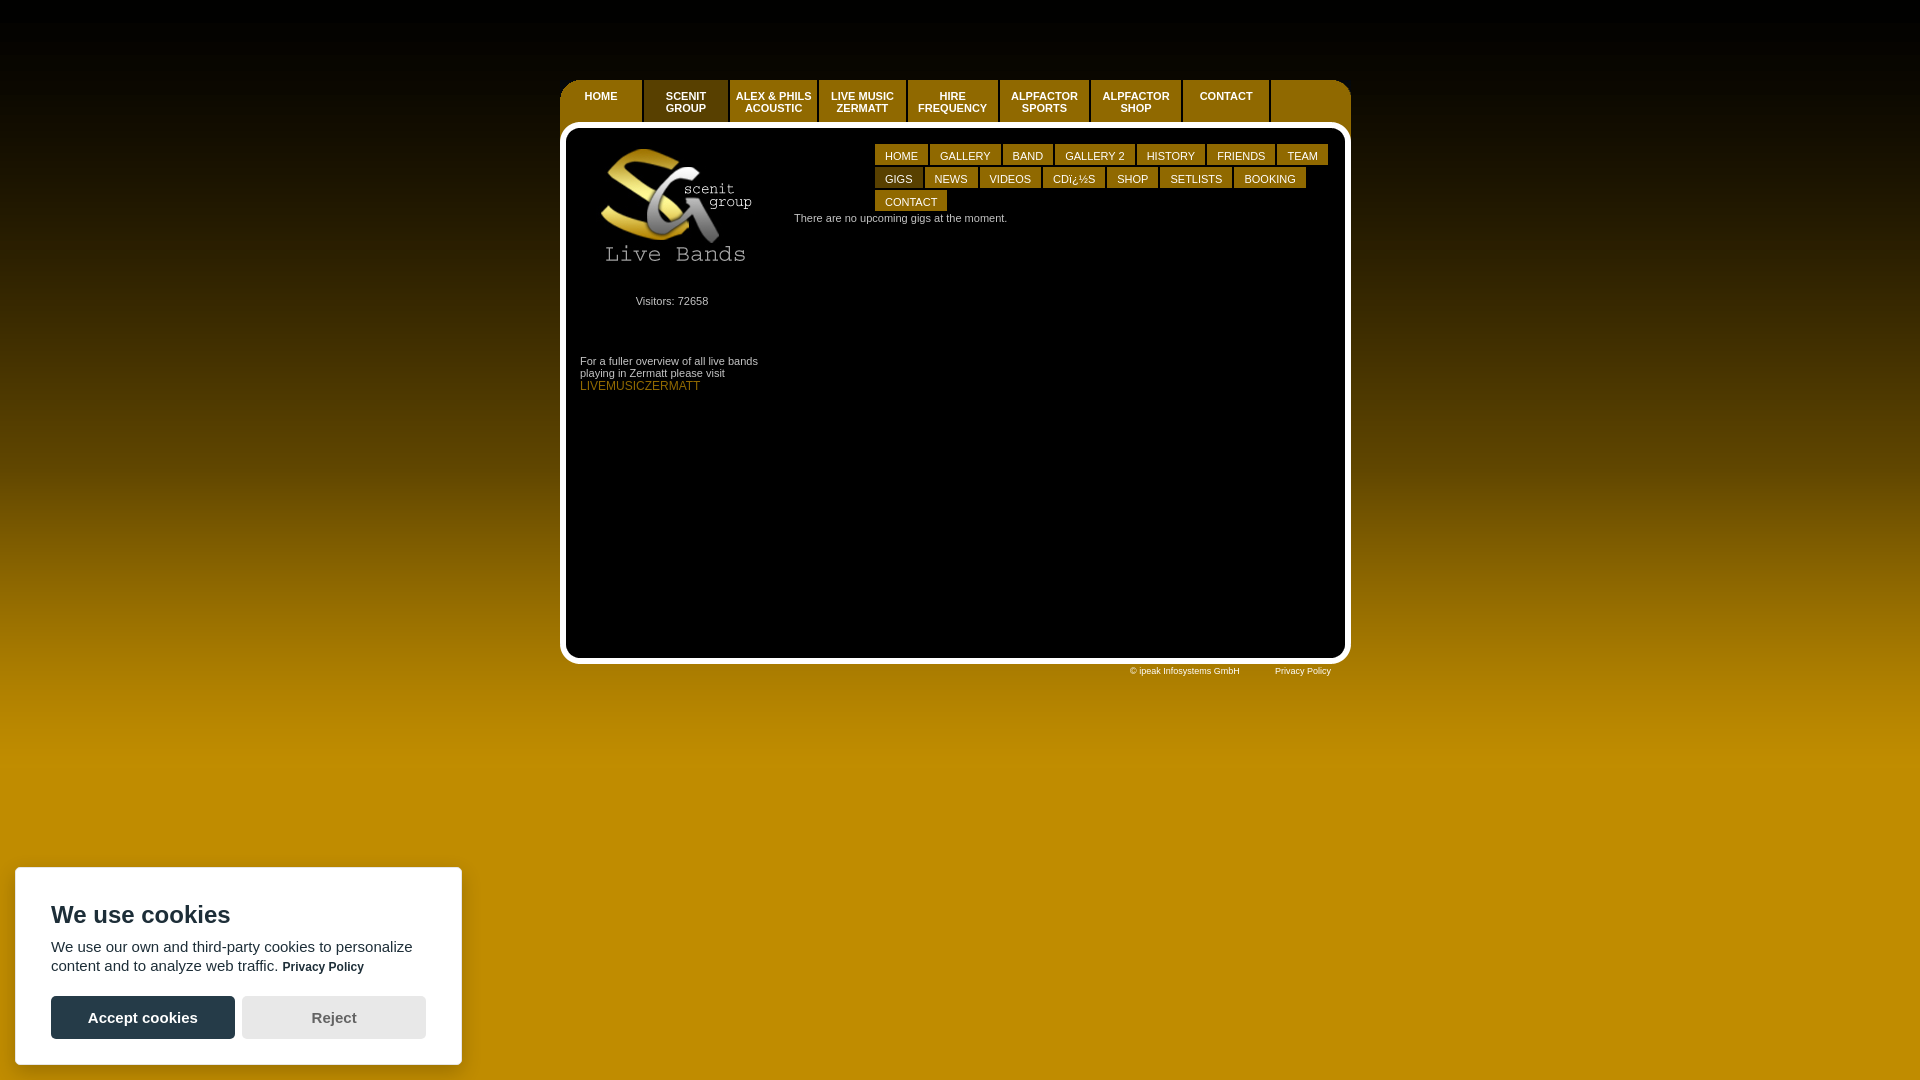 The width and height of the screenshot is (1920, 1080). I want to click on 'LIVE MUSIC, so click(862, 101).